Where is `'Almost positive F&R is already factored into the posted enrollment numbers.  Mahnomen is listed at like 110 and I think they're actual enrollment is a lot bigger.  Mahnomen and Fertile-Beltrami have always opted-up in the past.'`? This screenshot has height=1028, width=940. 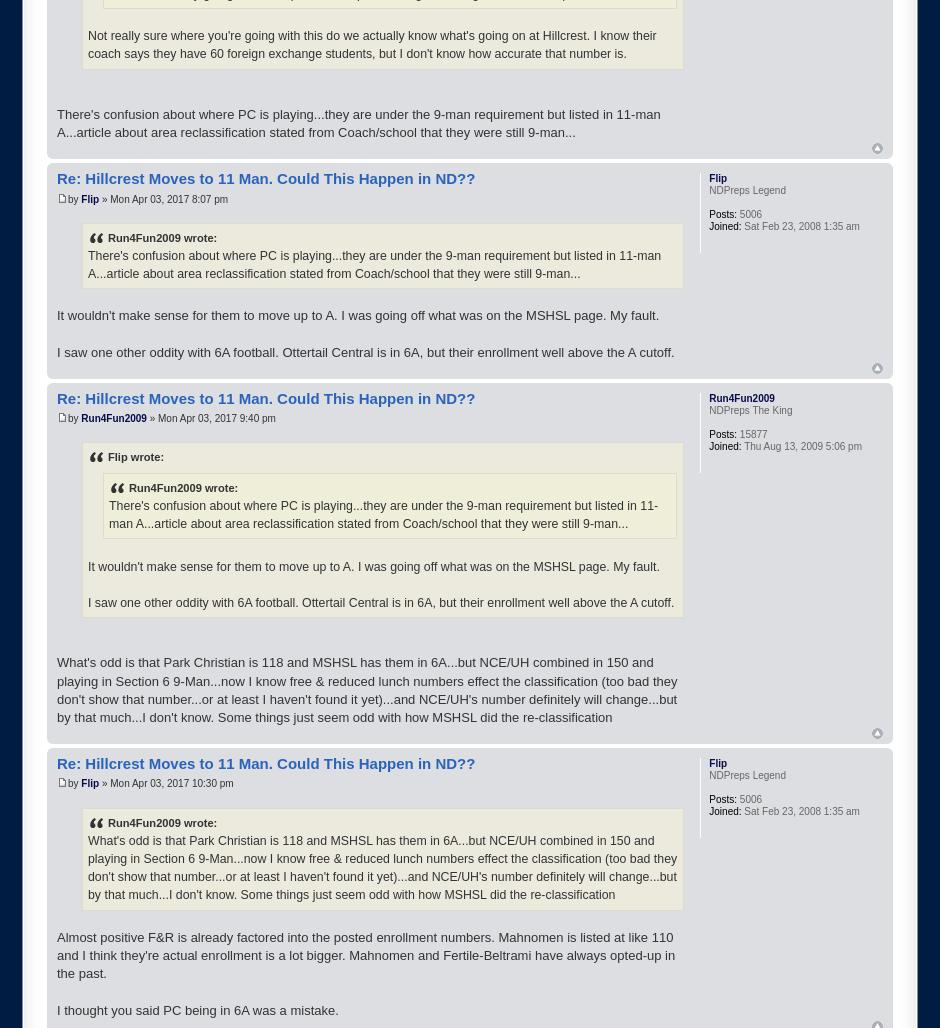
'Almost positive F&R is already factored into the posted enrollment numbers.  Mahnomen is listed at like 110 and I think they're actual enrollment is a lot bigger.  Mahnomen and Fertile-Beltrami have always opted-up in the past.' is located at coordinates (365, 955).